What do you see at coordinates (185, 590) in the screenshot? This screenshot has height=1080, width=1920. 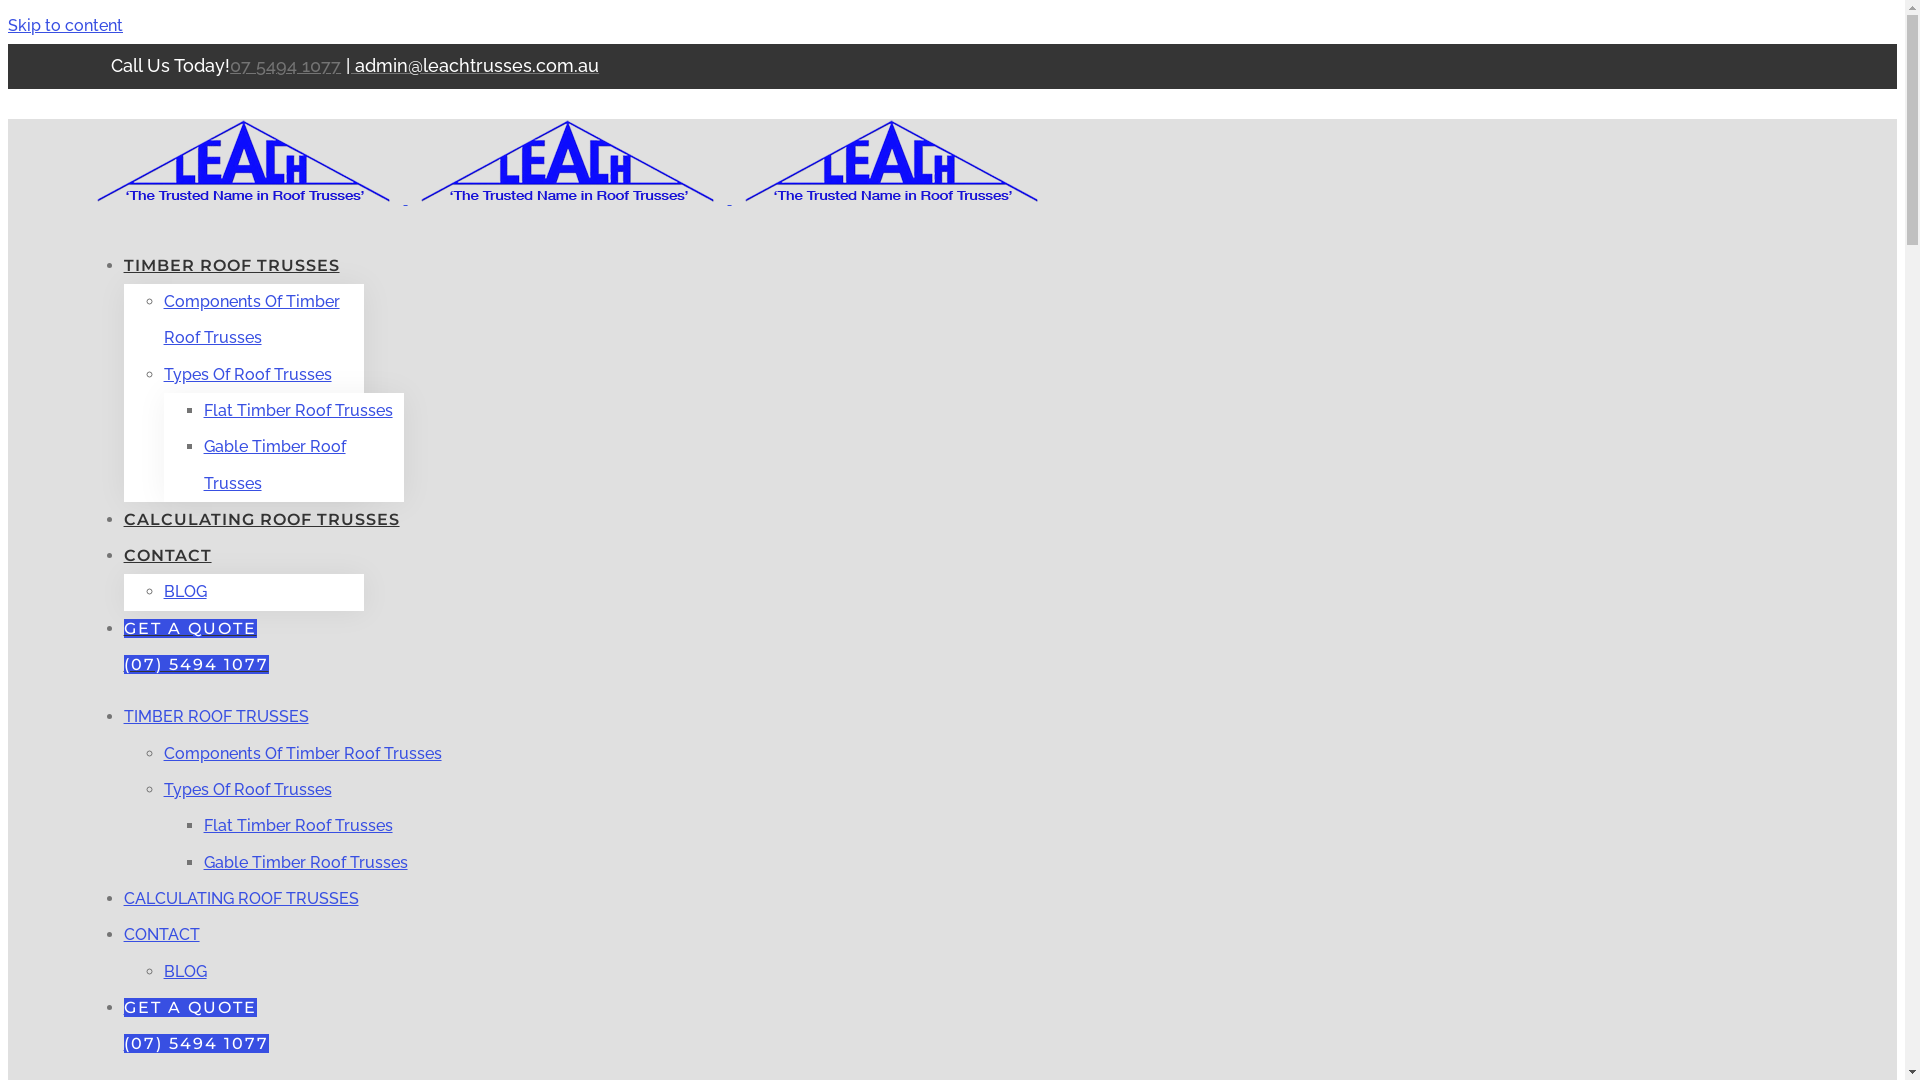 I see `'BLOG'` at bounding box center [185, 590].